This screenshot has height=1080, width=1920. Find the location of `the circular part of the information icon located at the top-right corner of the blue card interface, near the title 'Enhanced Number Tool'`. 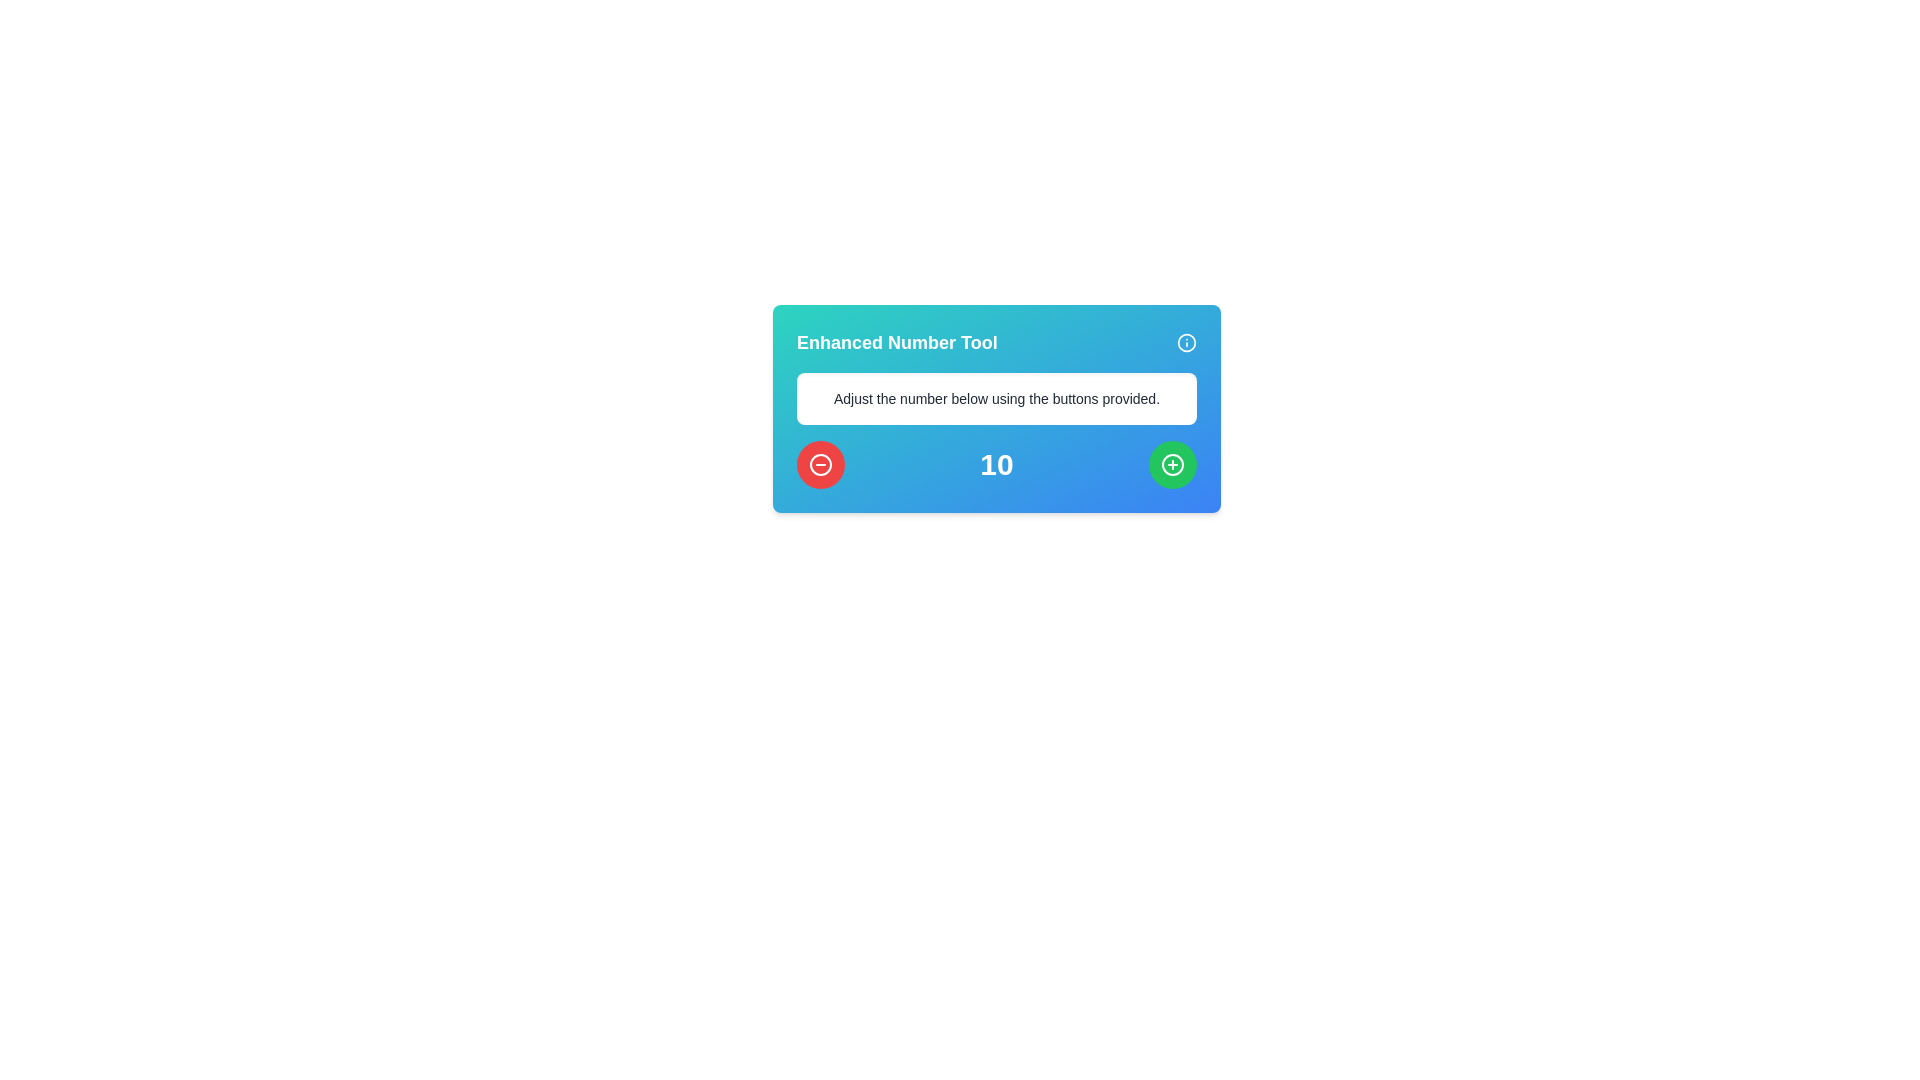

the circular part of the information icon located at the top-right corner of the blue card interface, near the title 'Enhanced Number Tool' is located at coordinates (1186, 342).